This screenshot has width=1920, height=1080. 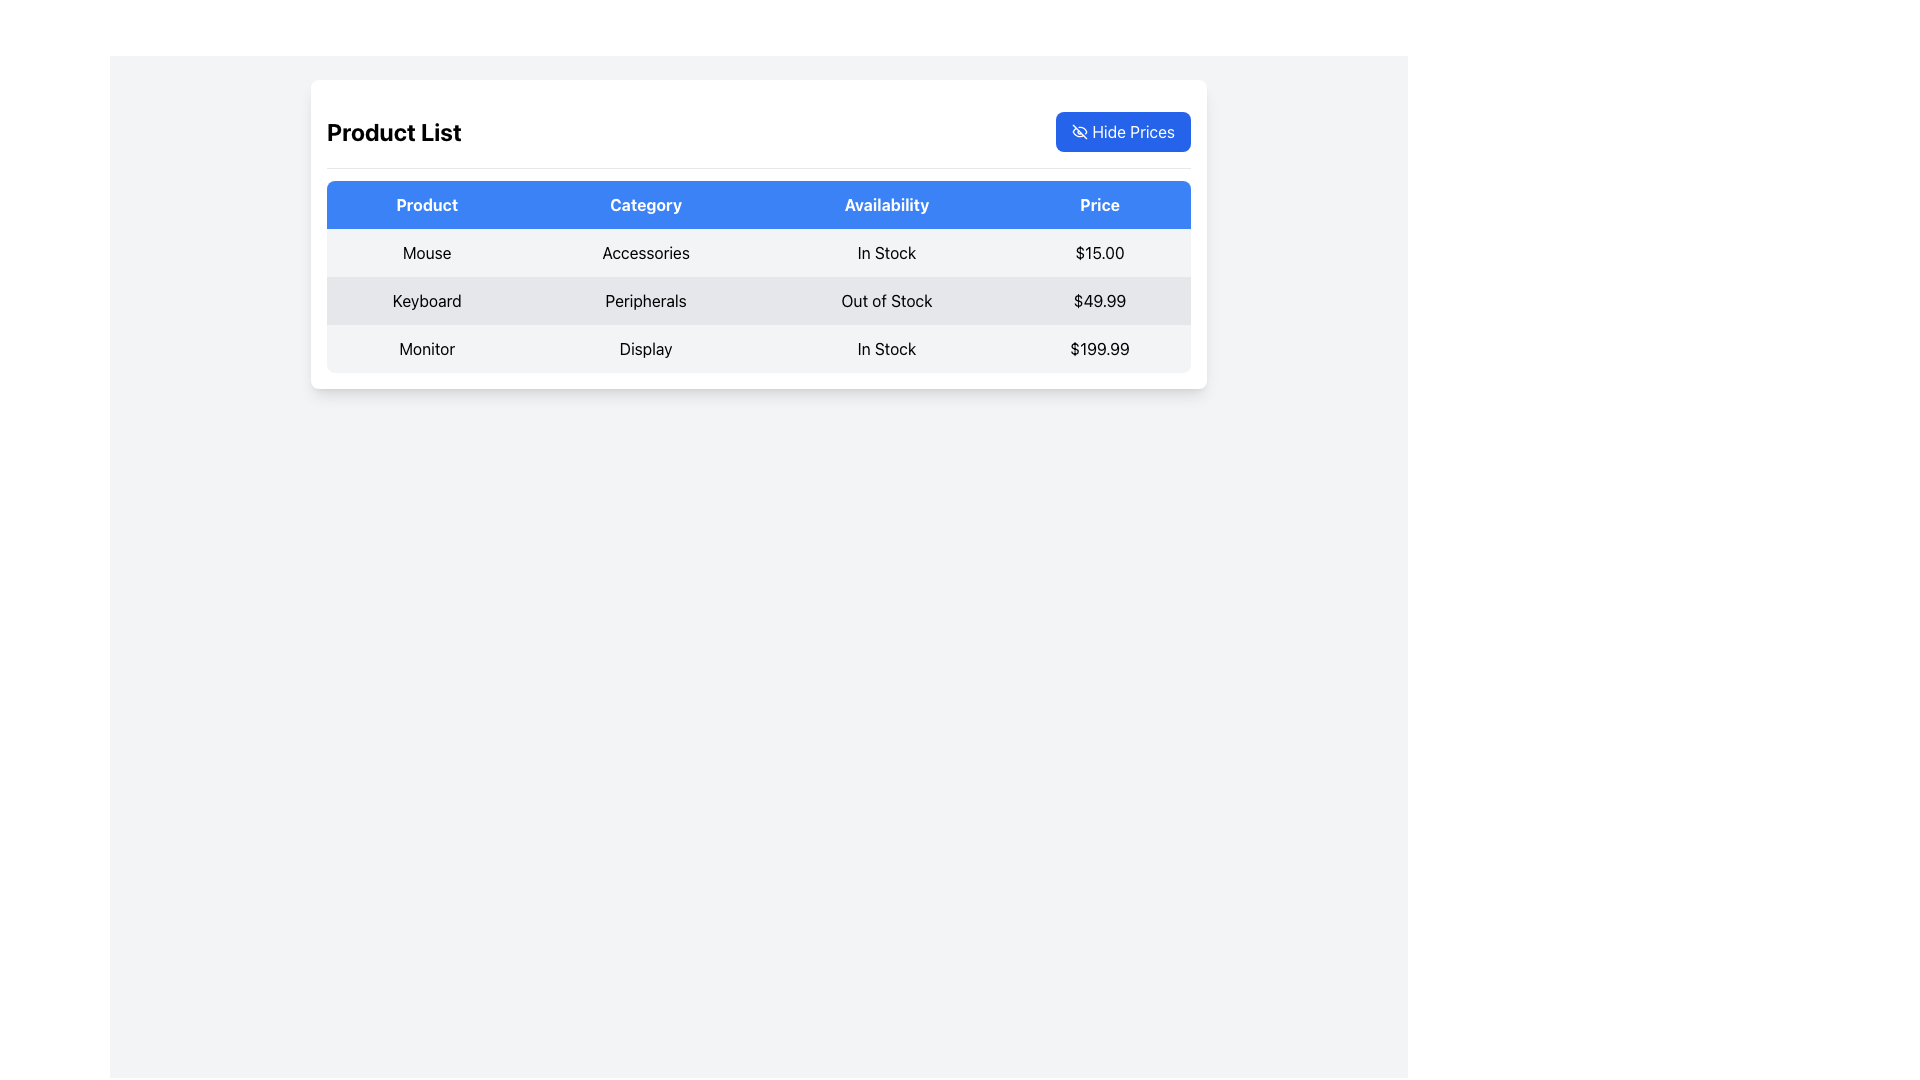 I want to click on the Header text in the Product List table column that indicates the availability status of items, which is the third header between 'Category' and 'Price', so click(x=886, y=204).